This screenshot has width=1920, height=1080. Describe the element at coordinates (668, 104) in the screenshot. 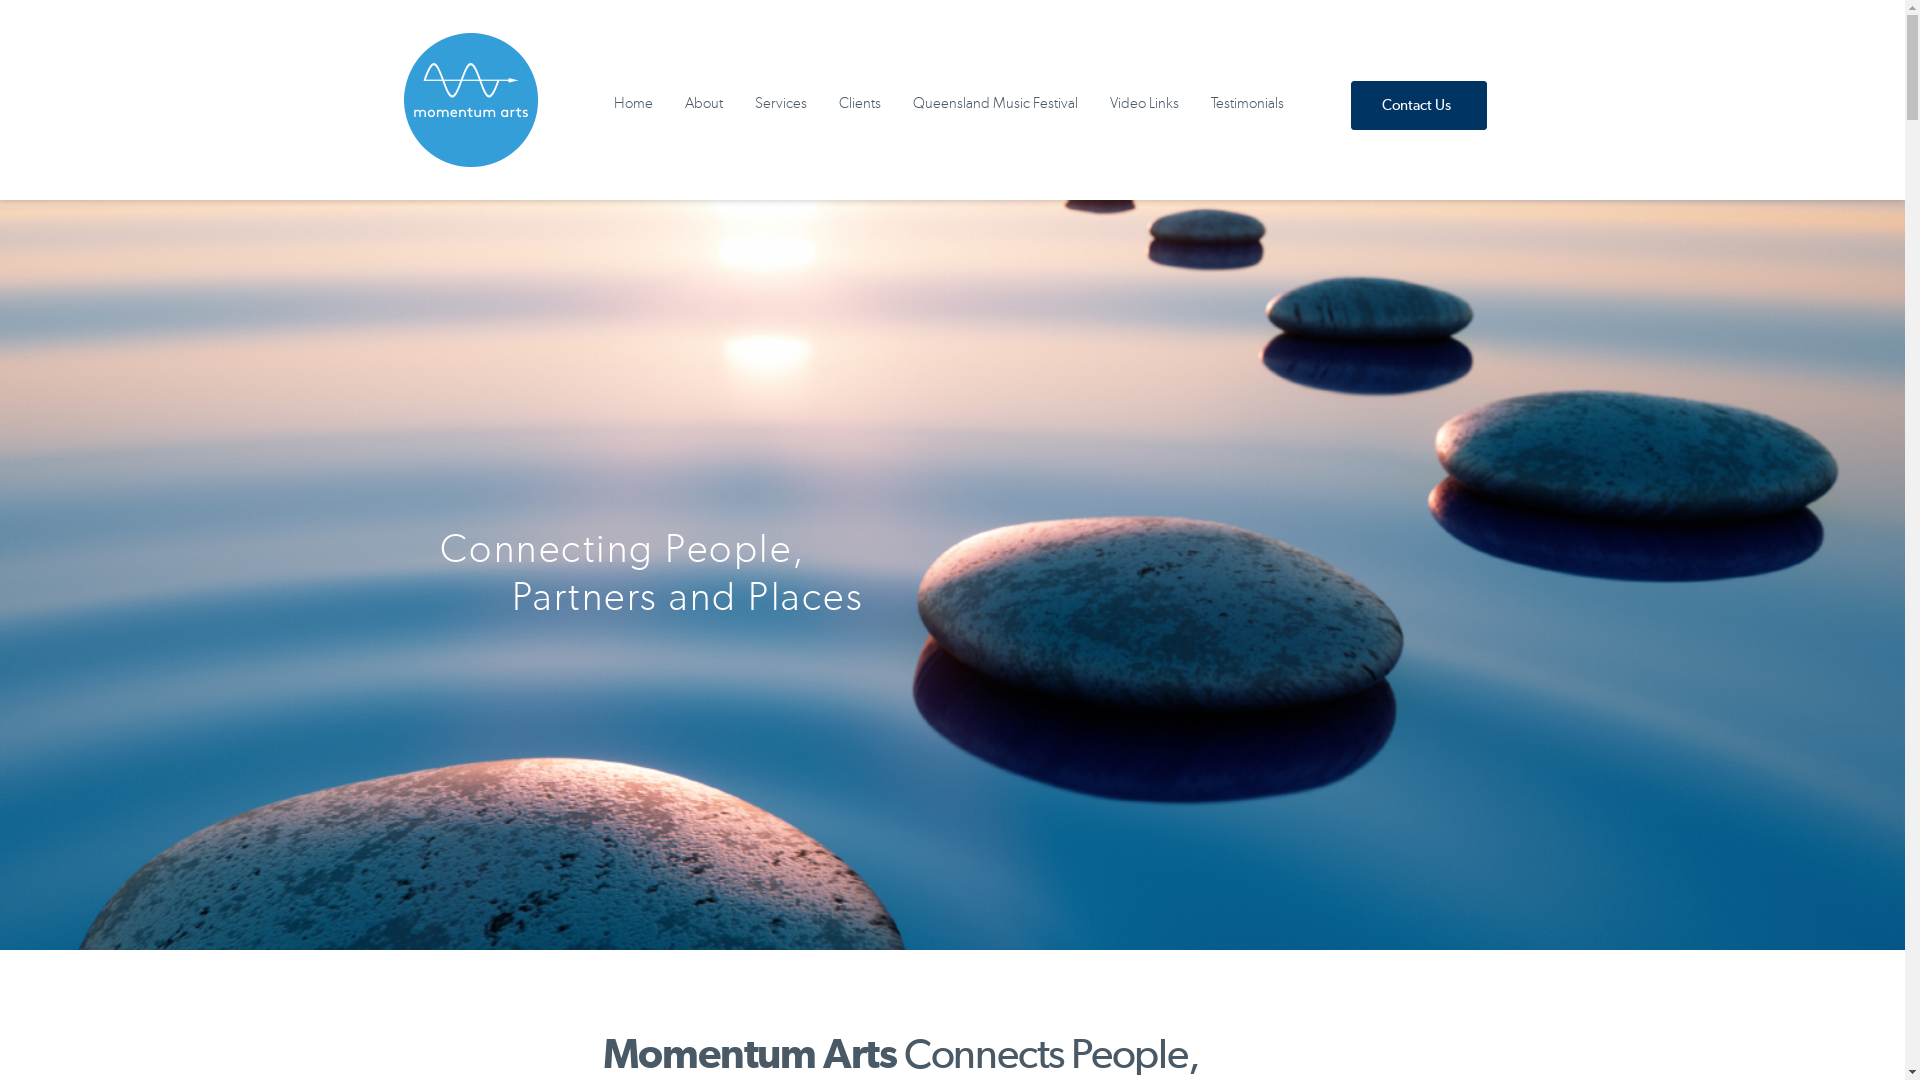

I see `'About'` at that location.